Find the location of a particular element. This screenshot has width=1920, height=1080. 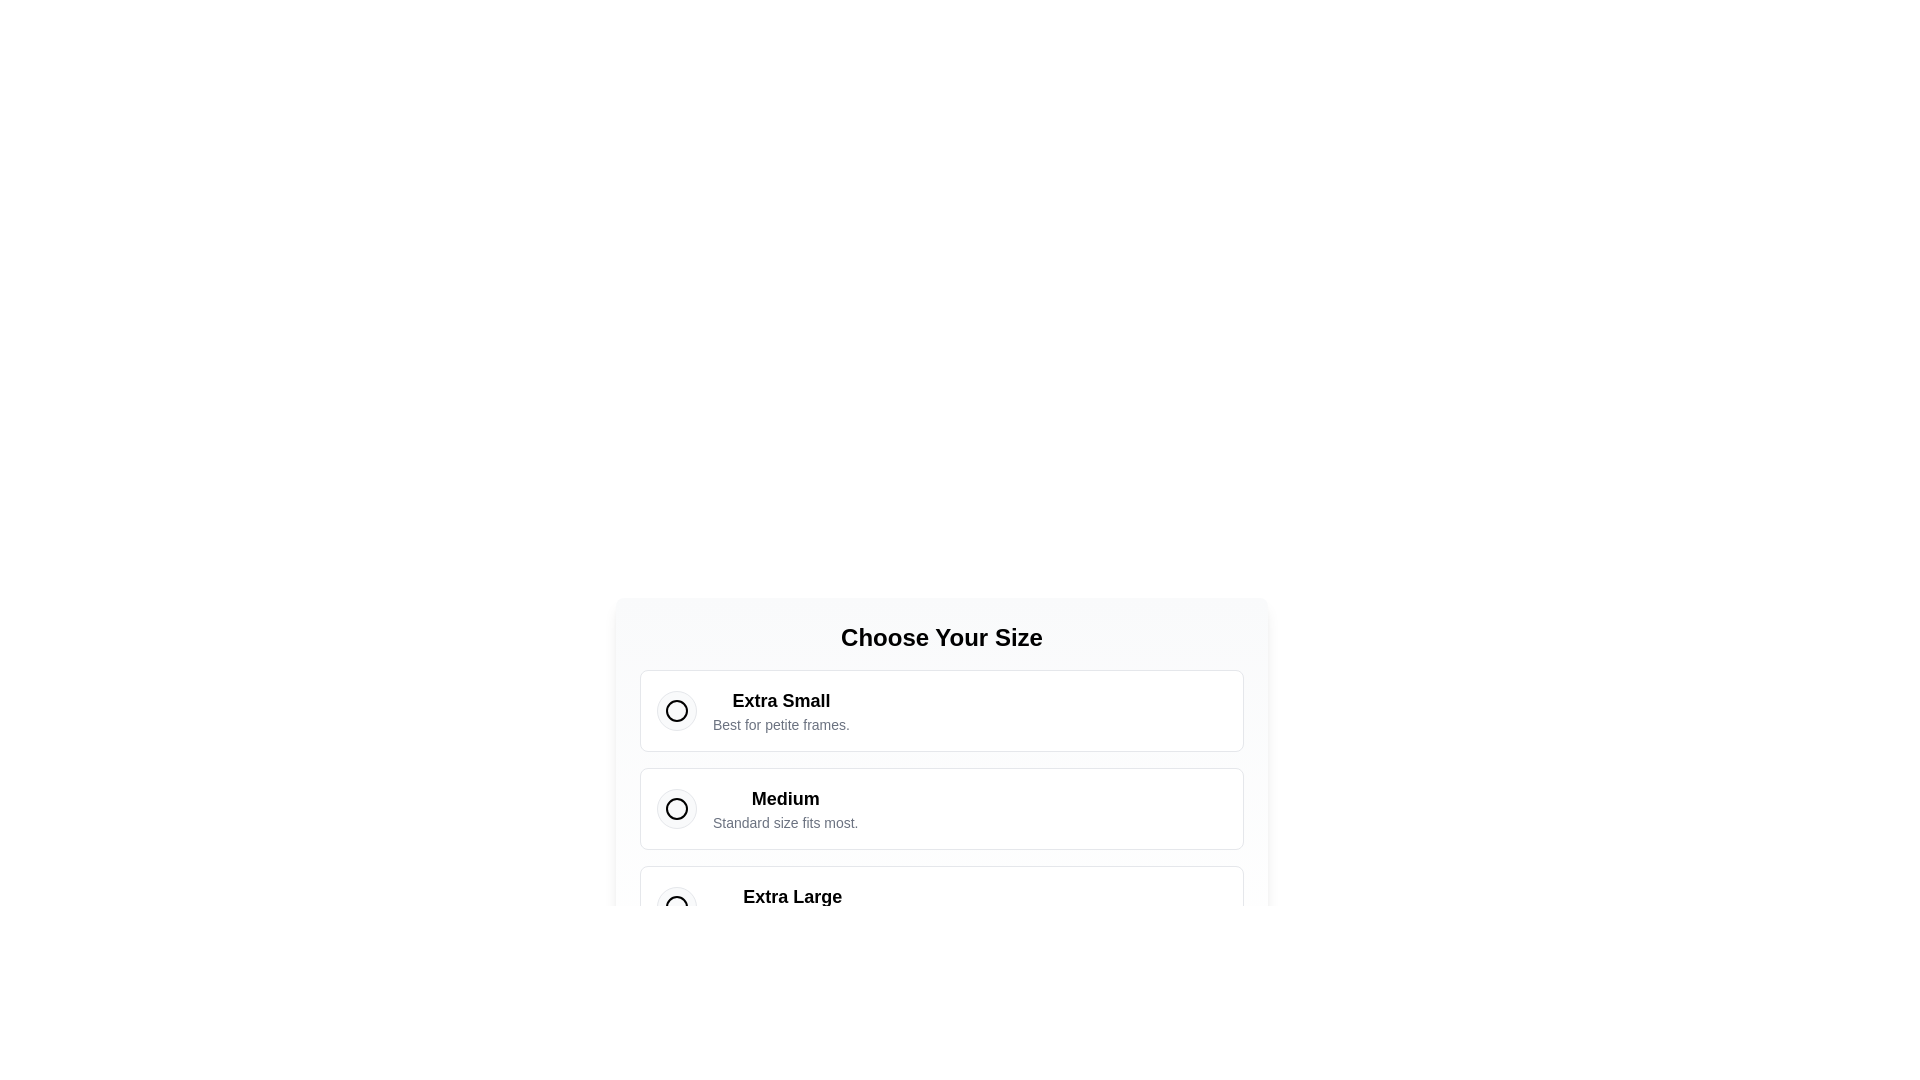

text from the 'Medium' size option label, which indicates the 'Medium' size selection and is located centrally in the list of size options is located at coordinates (784, 797).